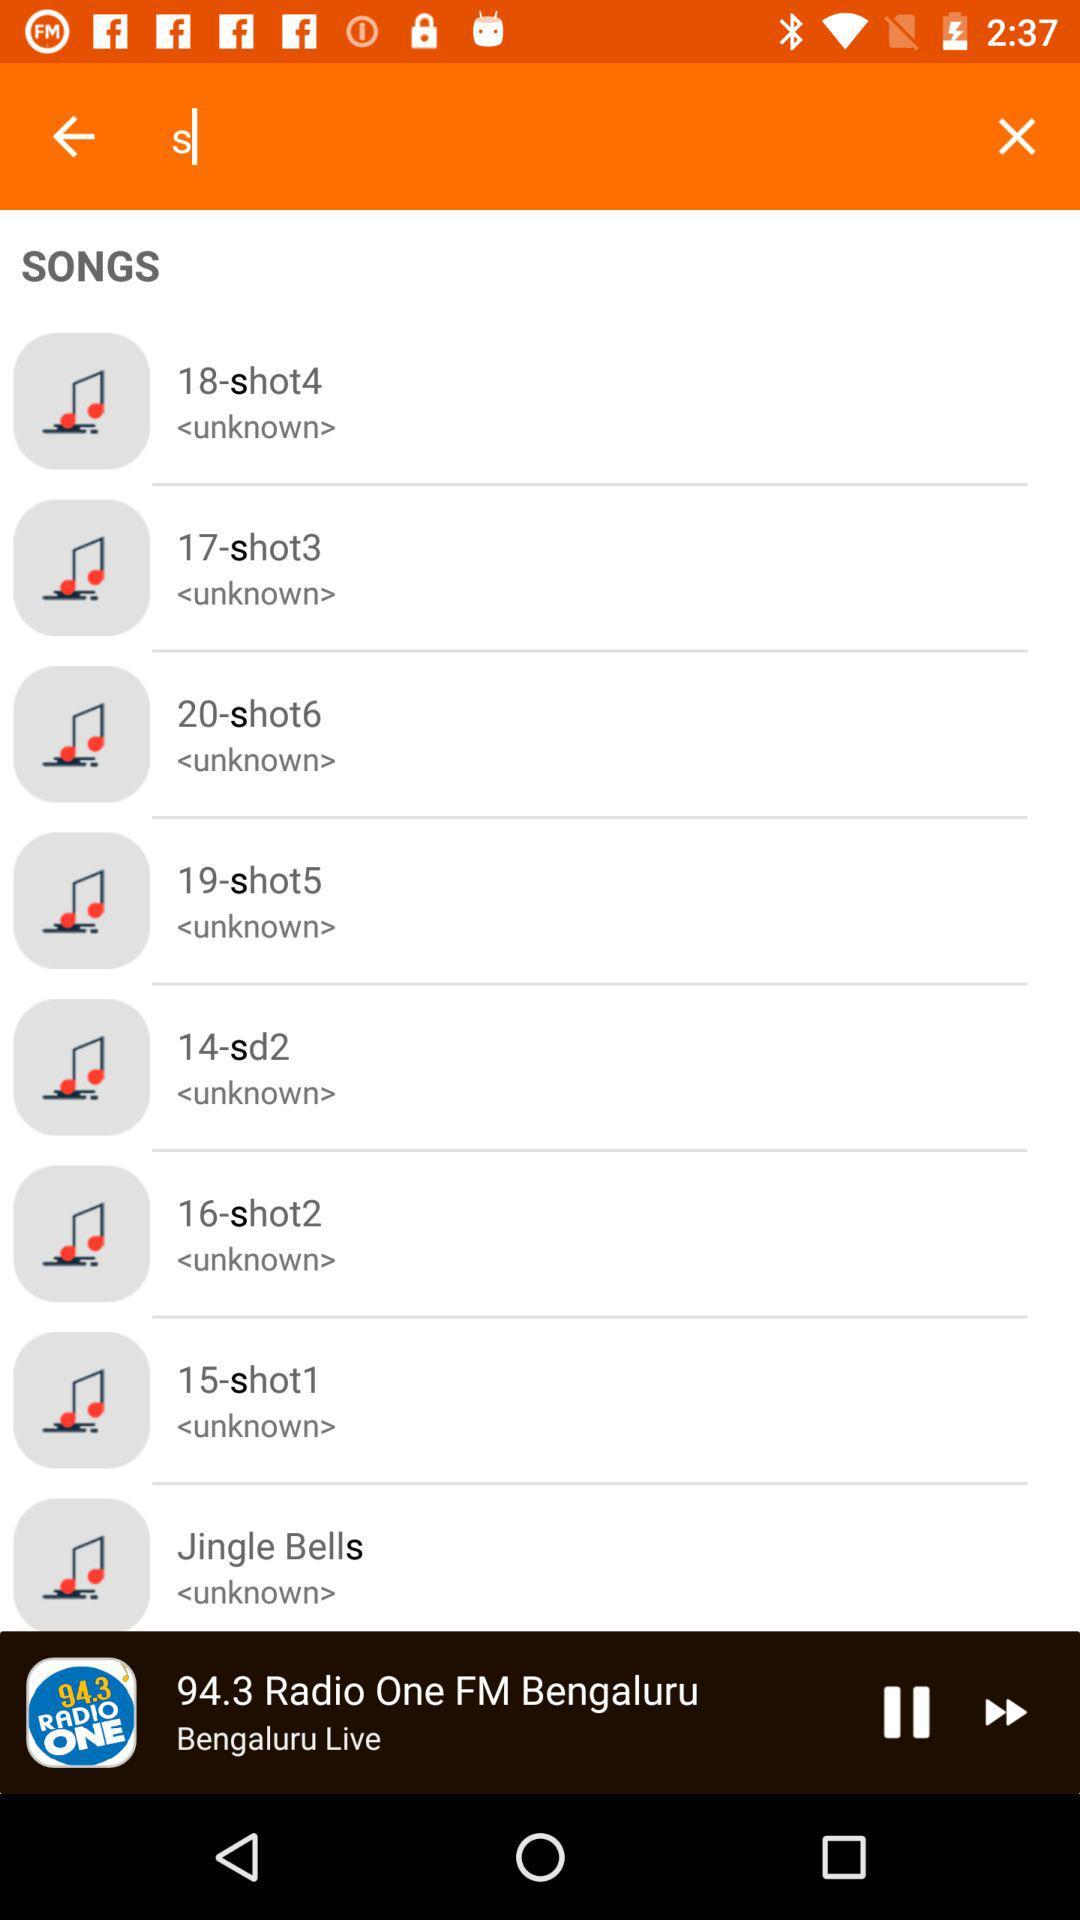  What do you see at coordinates (1017, 135) in the screenshot?
I see `search` at bounding box center [1017, 135].